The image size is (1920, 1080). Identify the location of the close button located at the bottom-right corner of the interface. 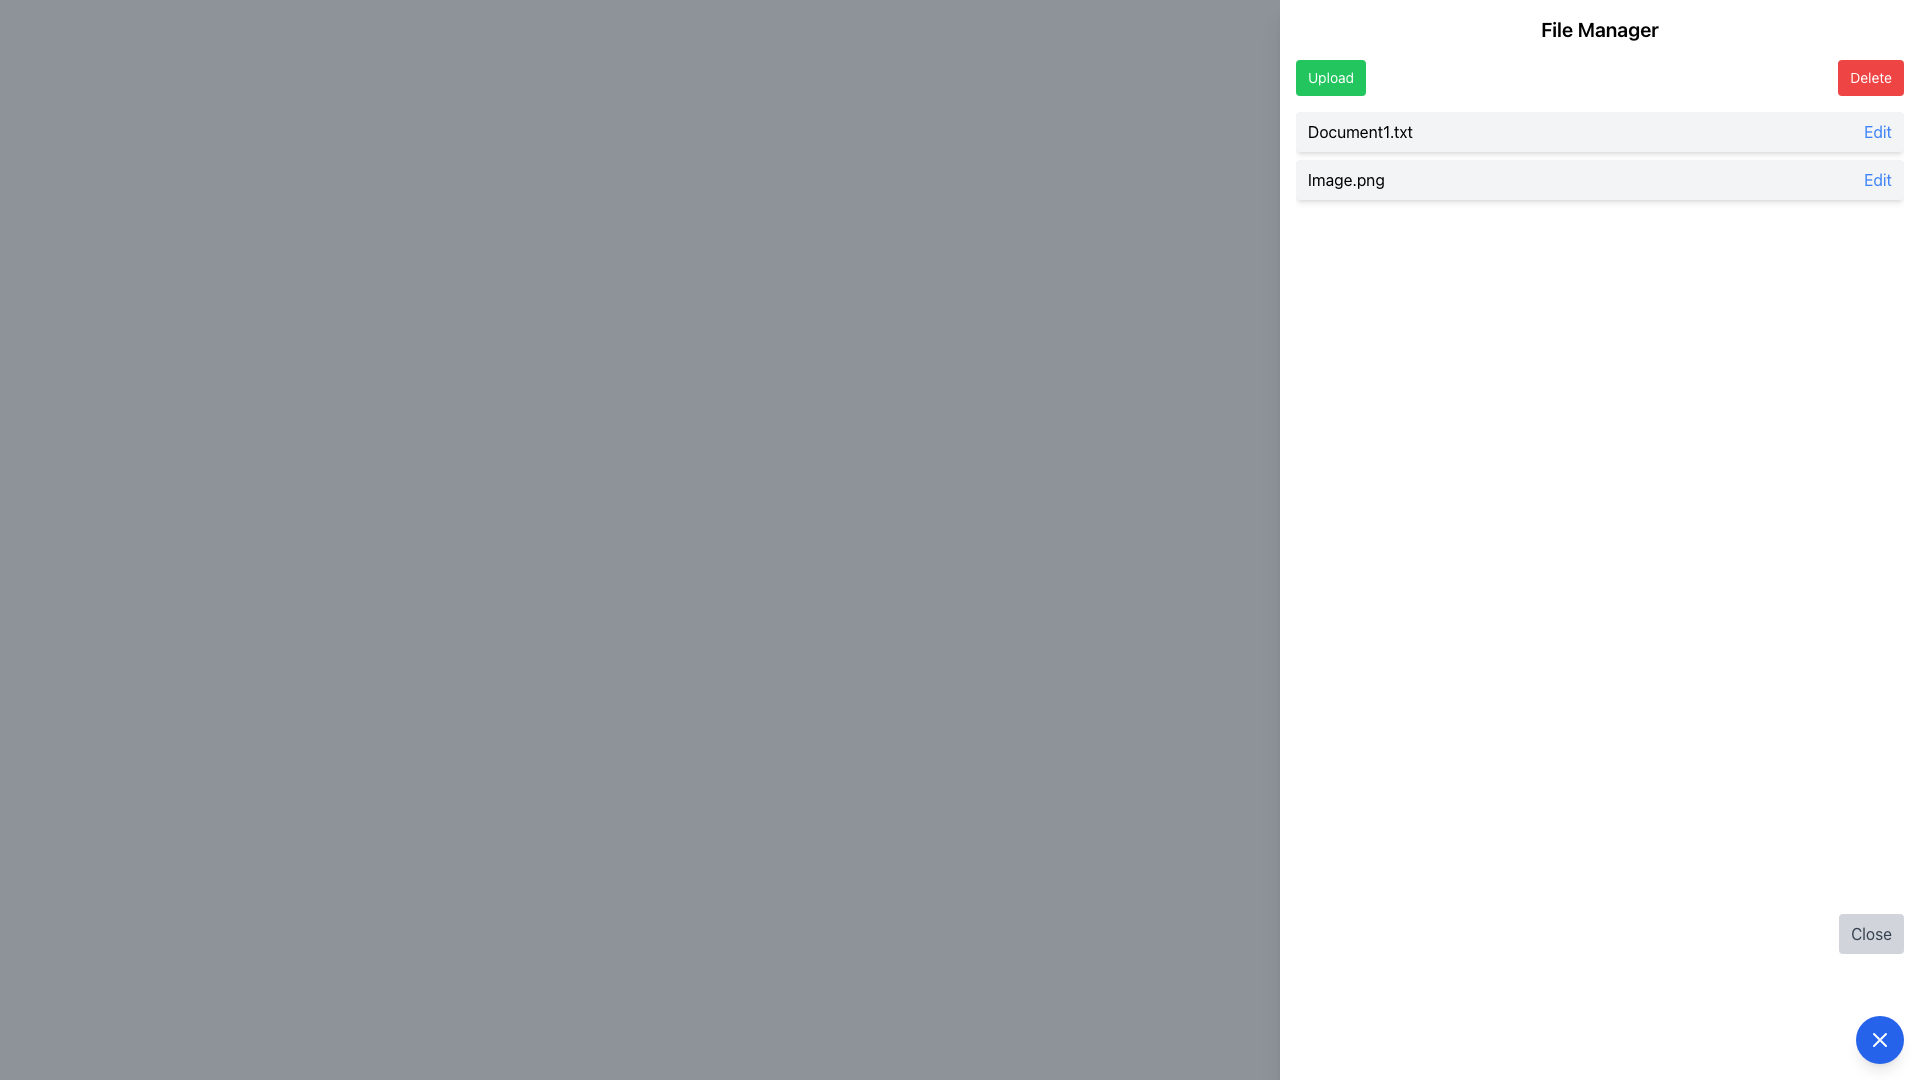
(1879, 1039).